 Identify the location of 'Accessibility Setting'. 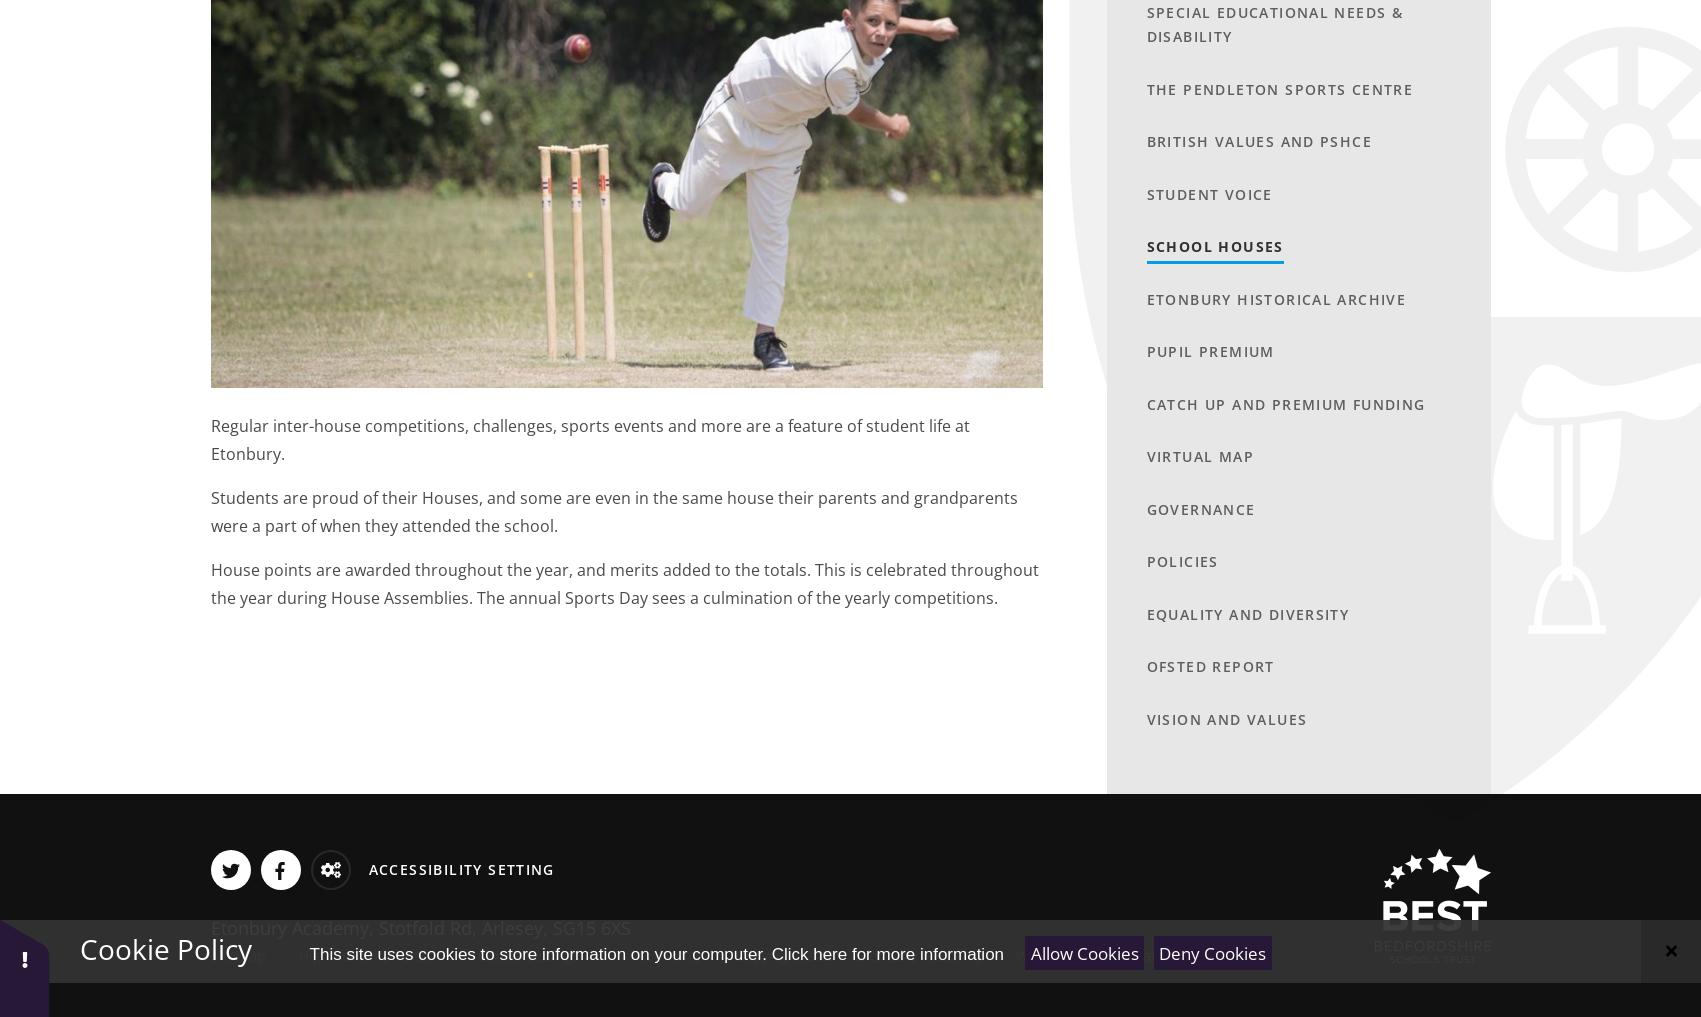
(459, 869).